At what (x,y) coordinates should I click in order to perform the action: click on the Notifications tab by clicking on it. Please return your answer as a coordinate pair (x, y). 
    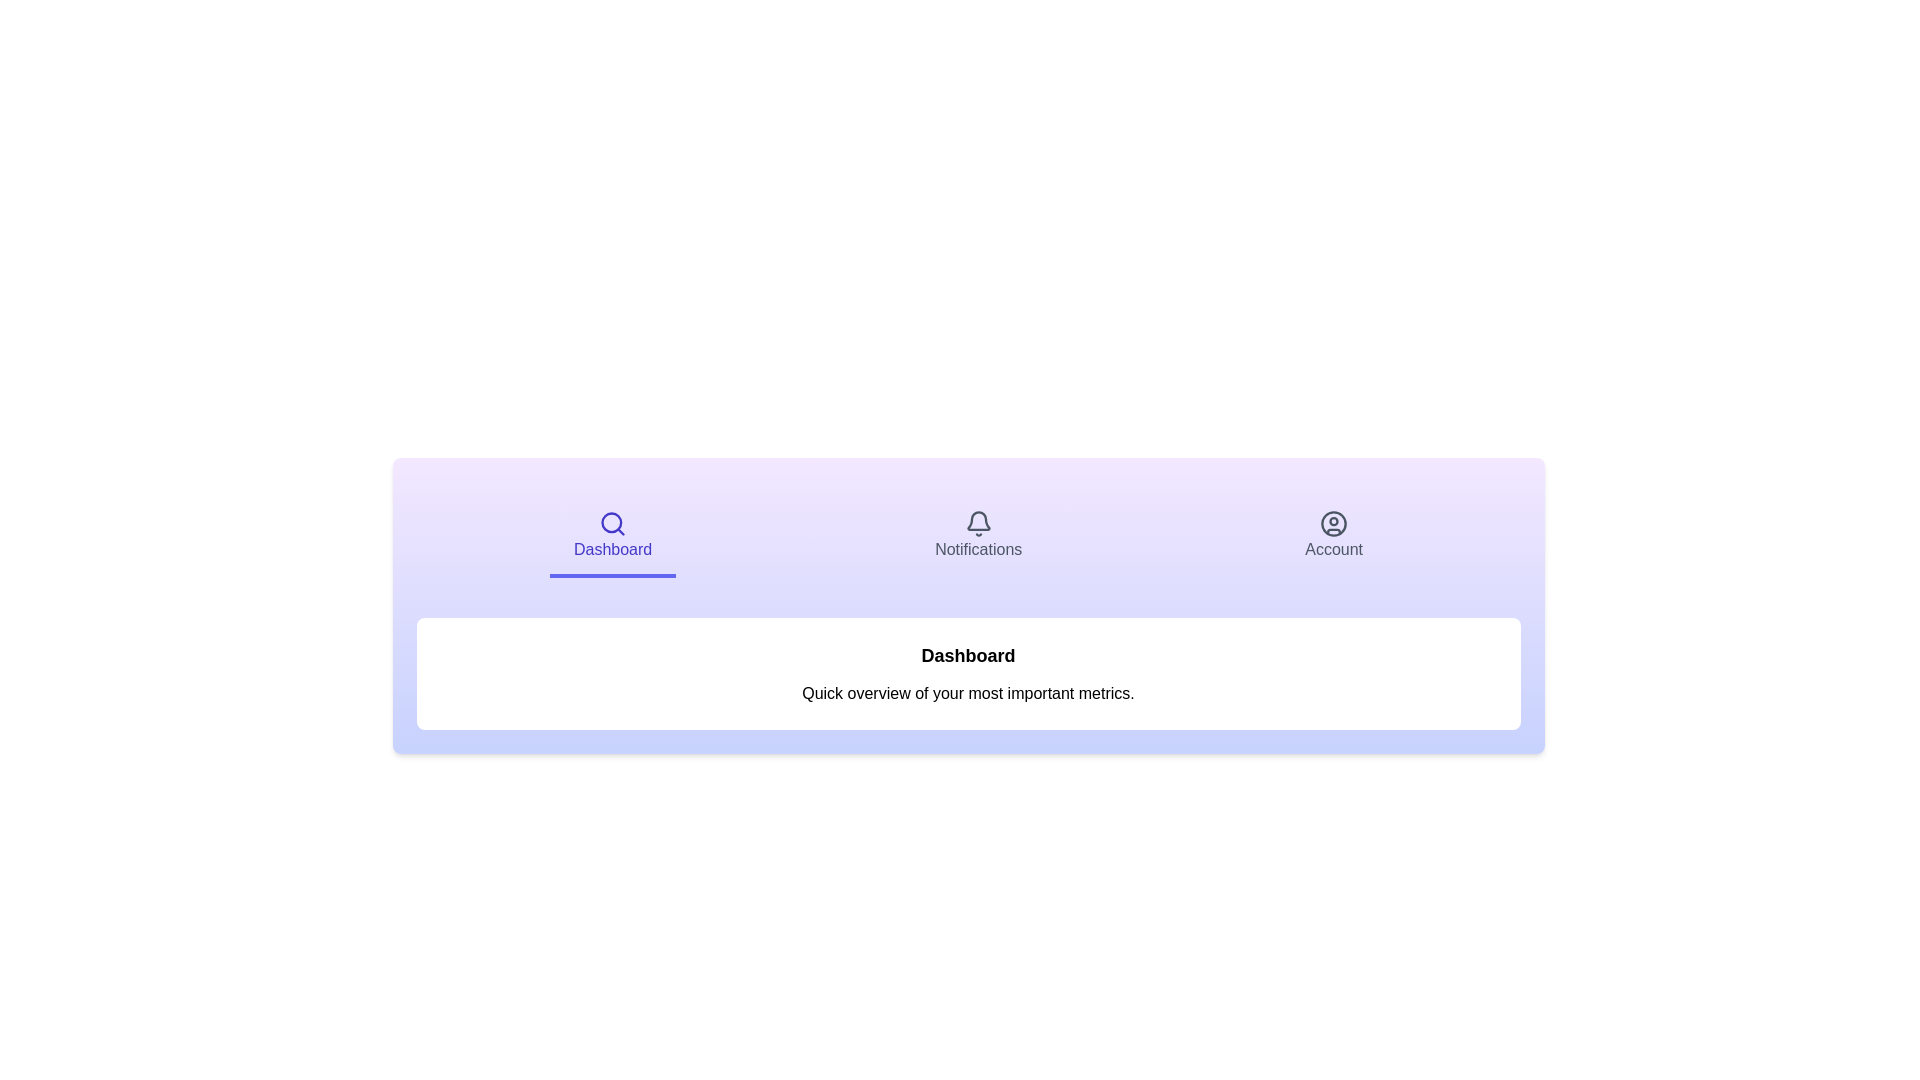
    Looking at the image, I should click on (978, 536).